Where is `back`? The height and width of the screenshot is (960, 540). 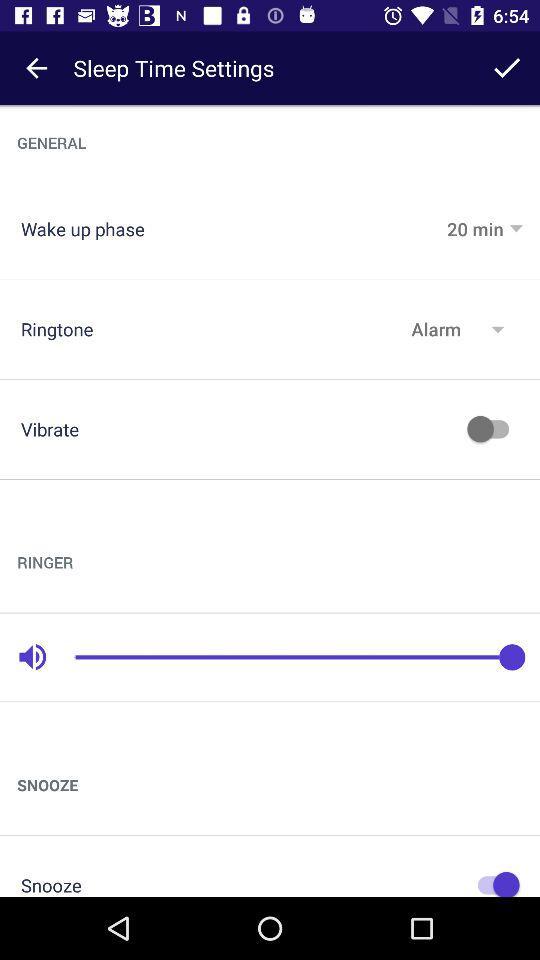 back is located at coordinates (36, 68).